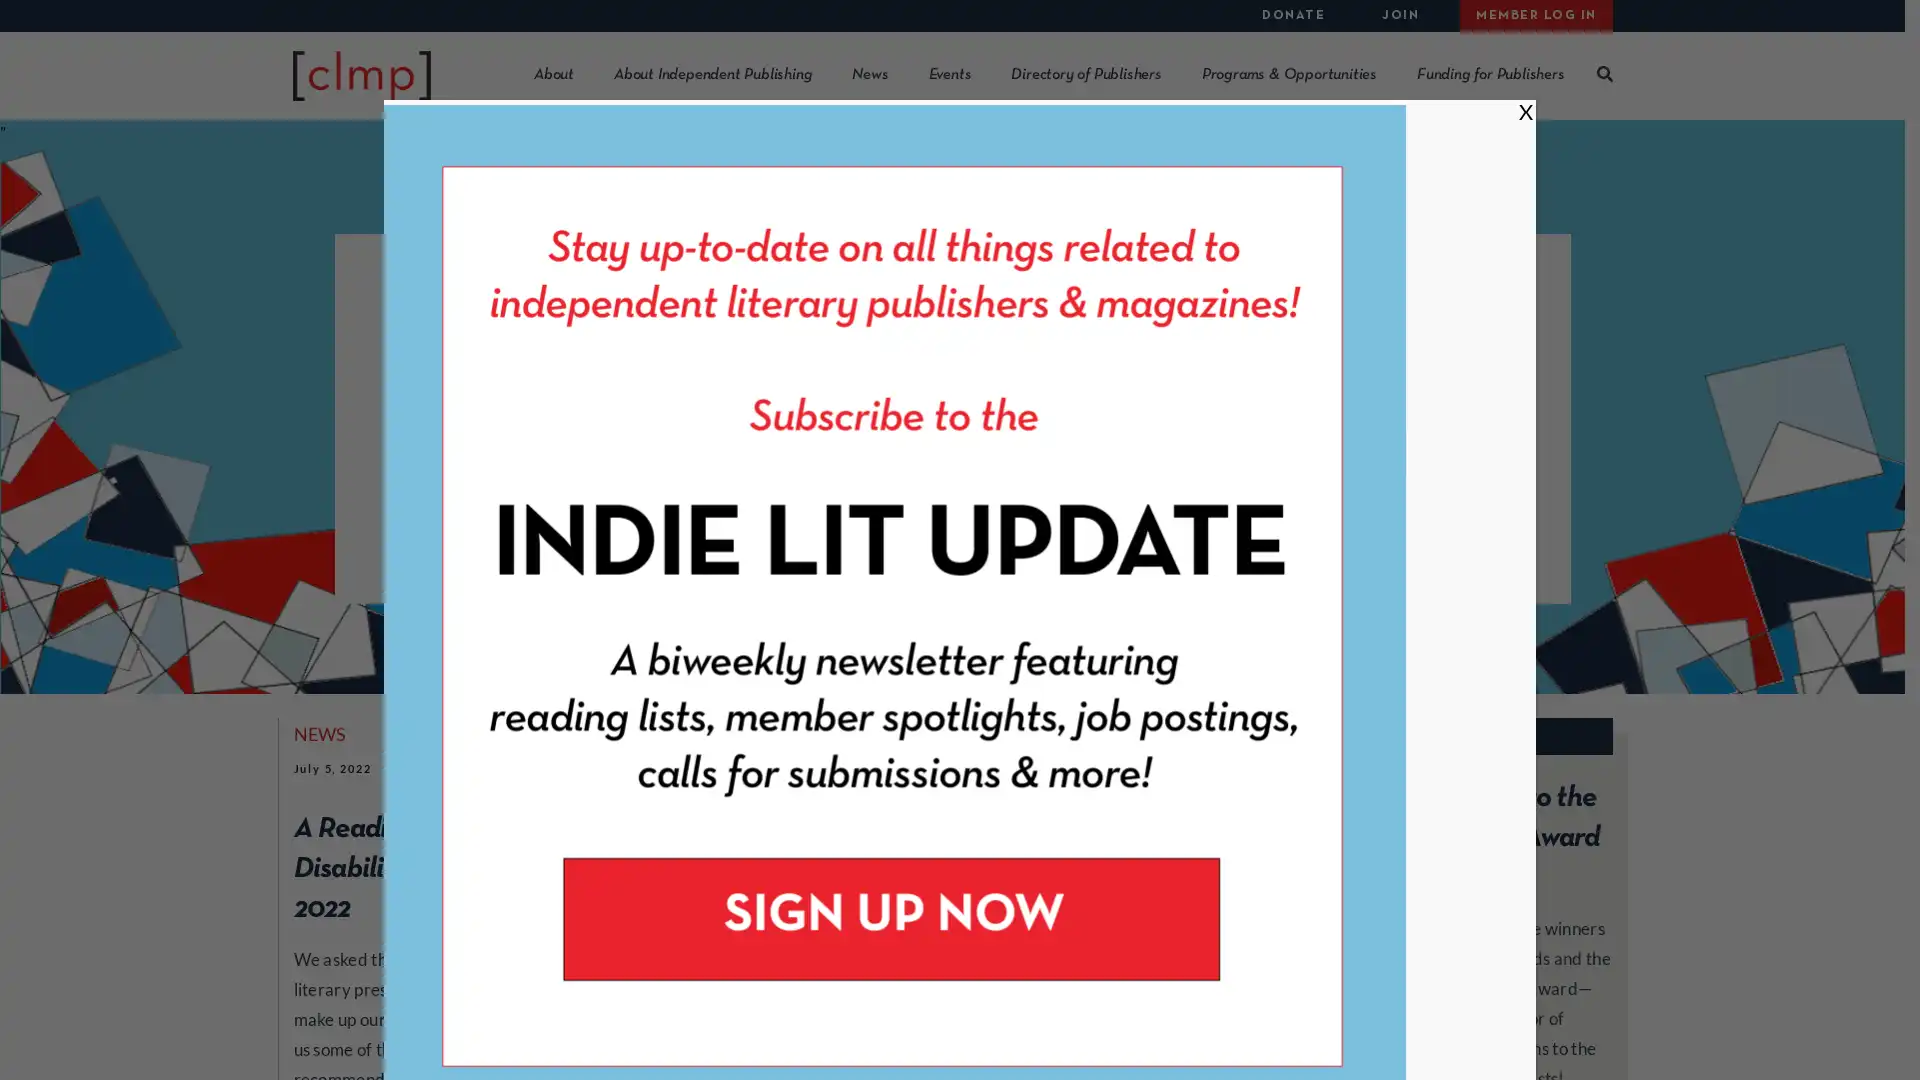 This screenshot has width=1920, height=1080. What do you see at coordinates (1525, 111) in the screenshot?
I see `Close` at bounding box center [1525, 111].